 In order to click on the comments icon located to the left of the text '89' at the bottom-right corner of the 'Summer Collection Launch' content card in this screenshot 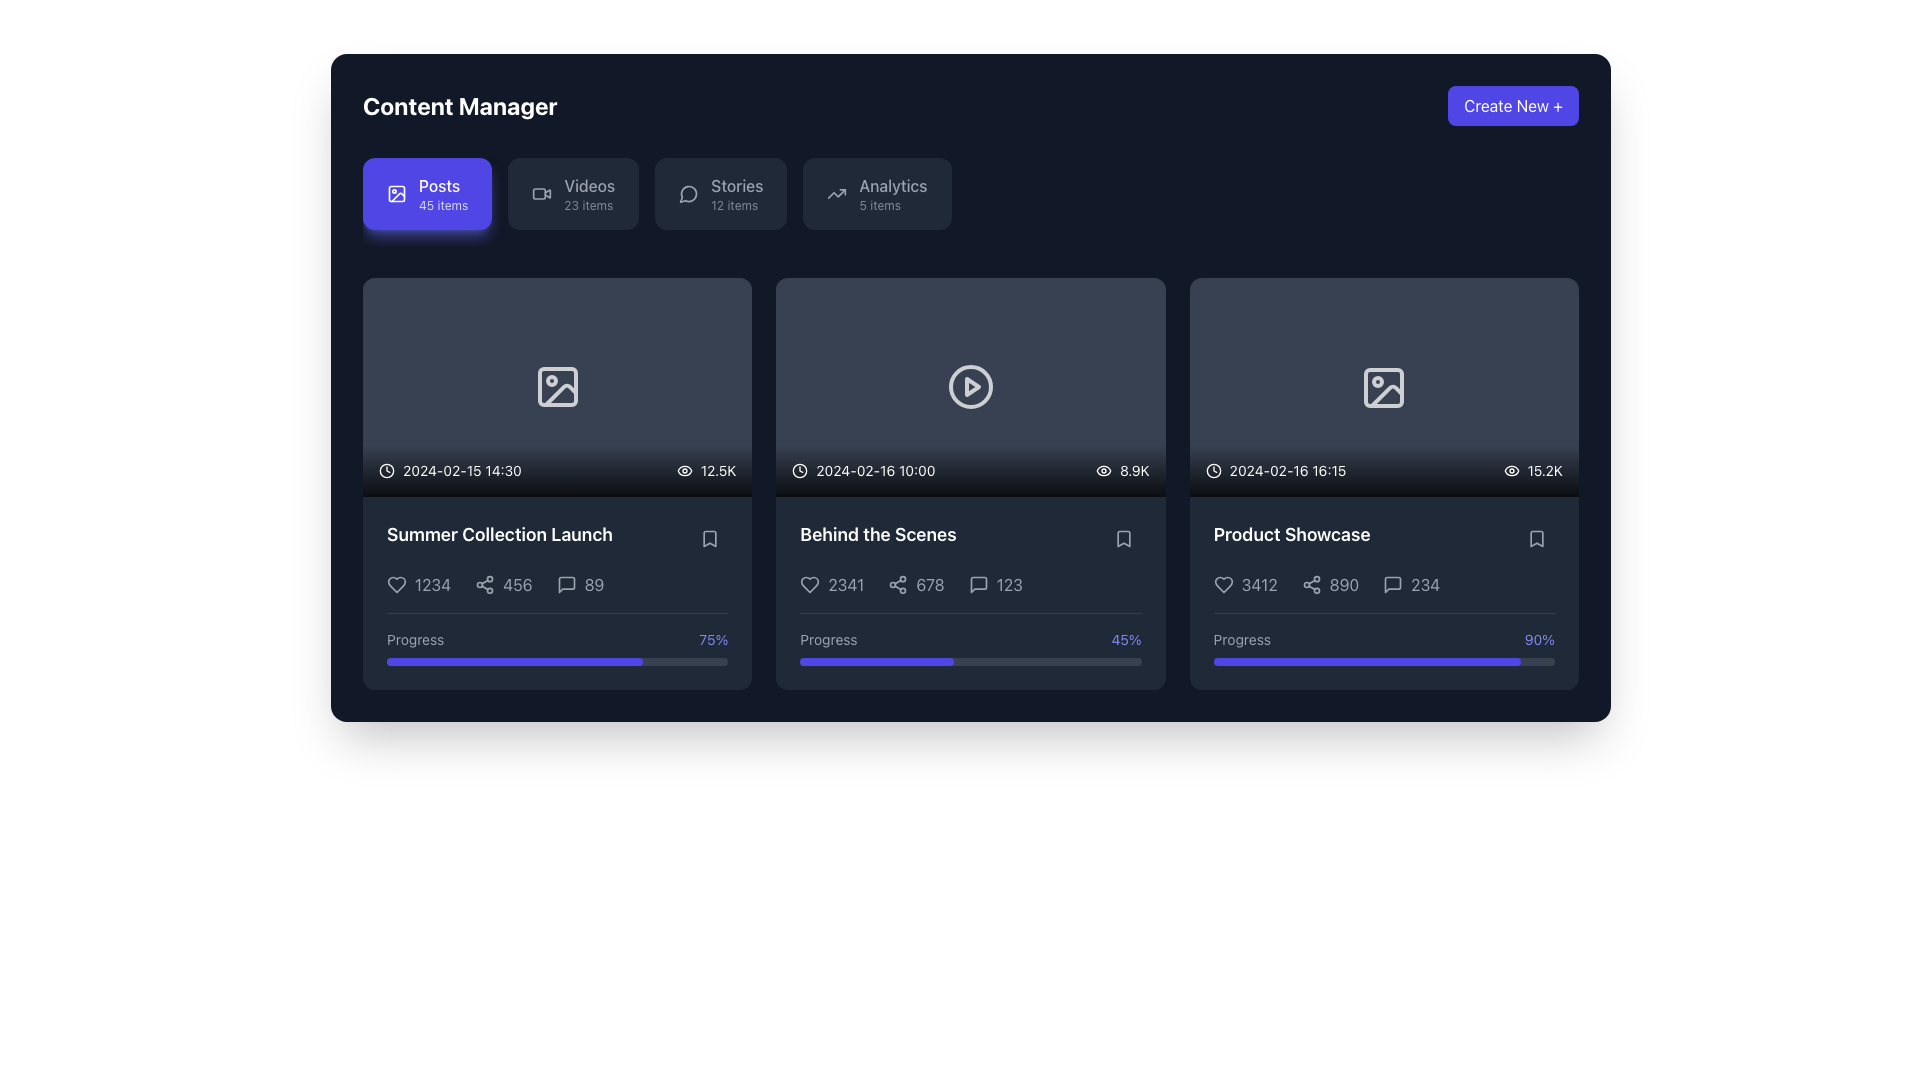, I will do `click(565, 584)`.